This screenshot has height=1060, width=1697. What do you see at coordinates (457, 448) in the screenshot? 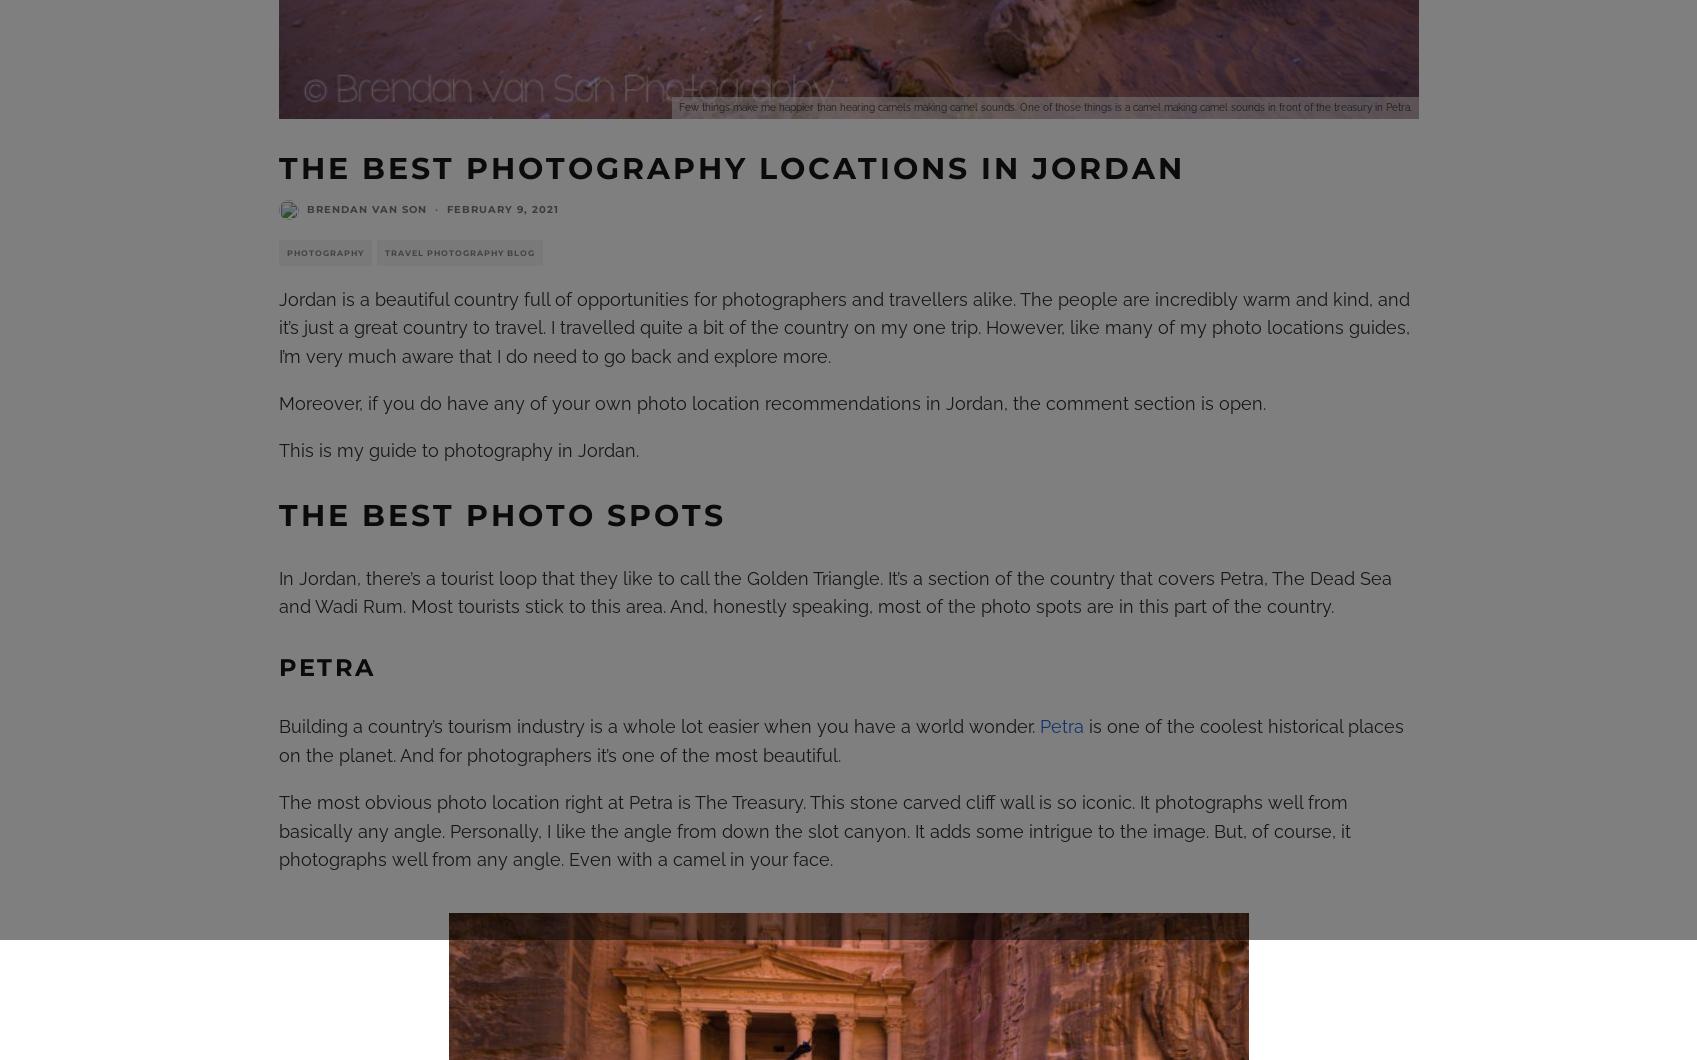
I see `'This is my guide to photography in Jordan.'` at bounding box center [457, 448].